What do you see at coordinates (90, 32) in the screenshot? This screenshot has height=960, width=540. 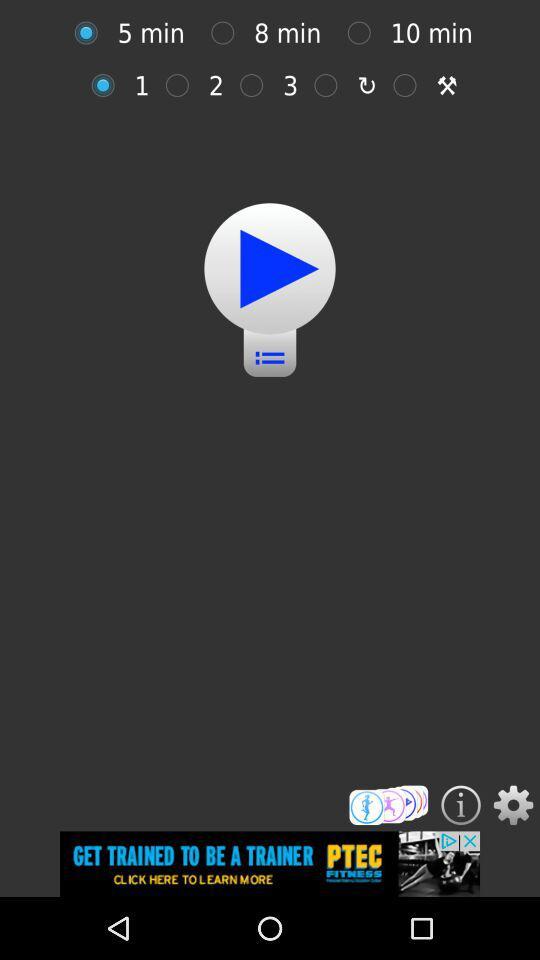 I see `5 minutes` at bounding box center [90, 32].